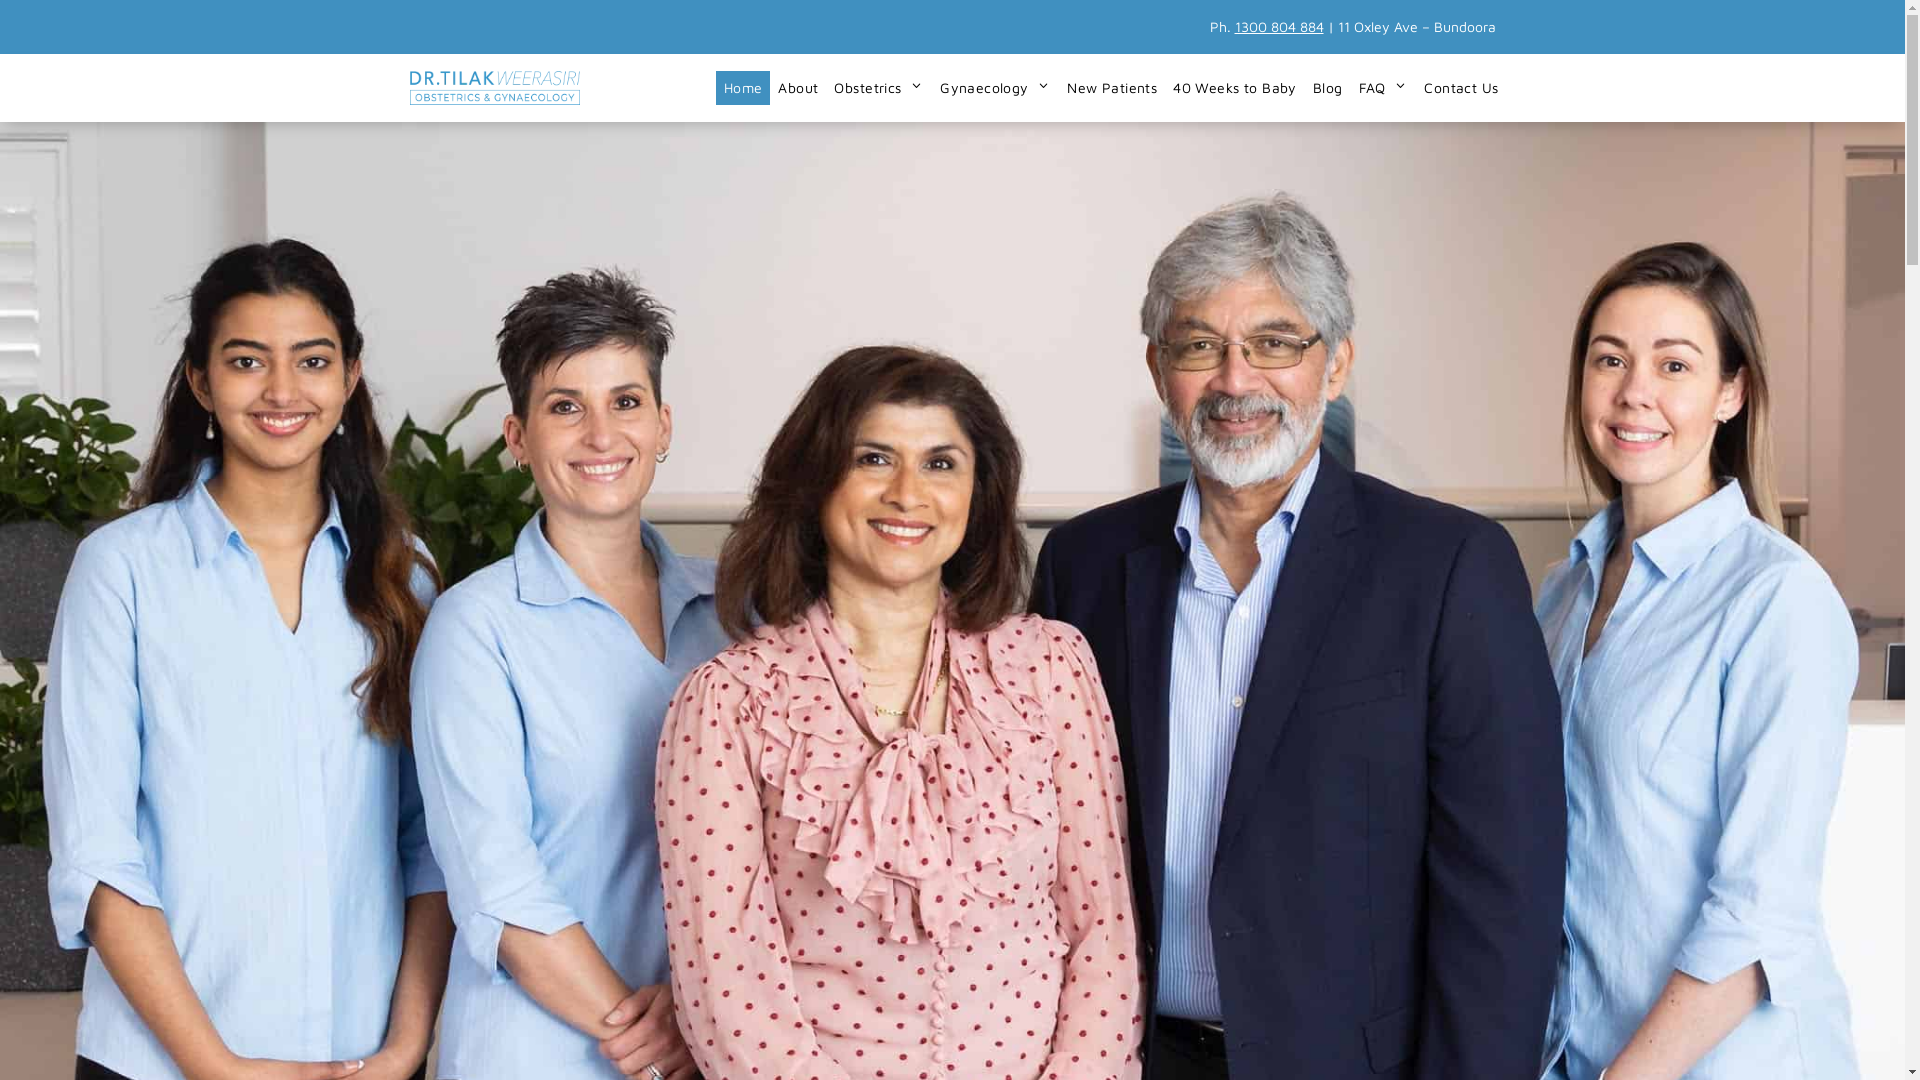  I want to click on 'Contact Us', so click(1415, 86).